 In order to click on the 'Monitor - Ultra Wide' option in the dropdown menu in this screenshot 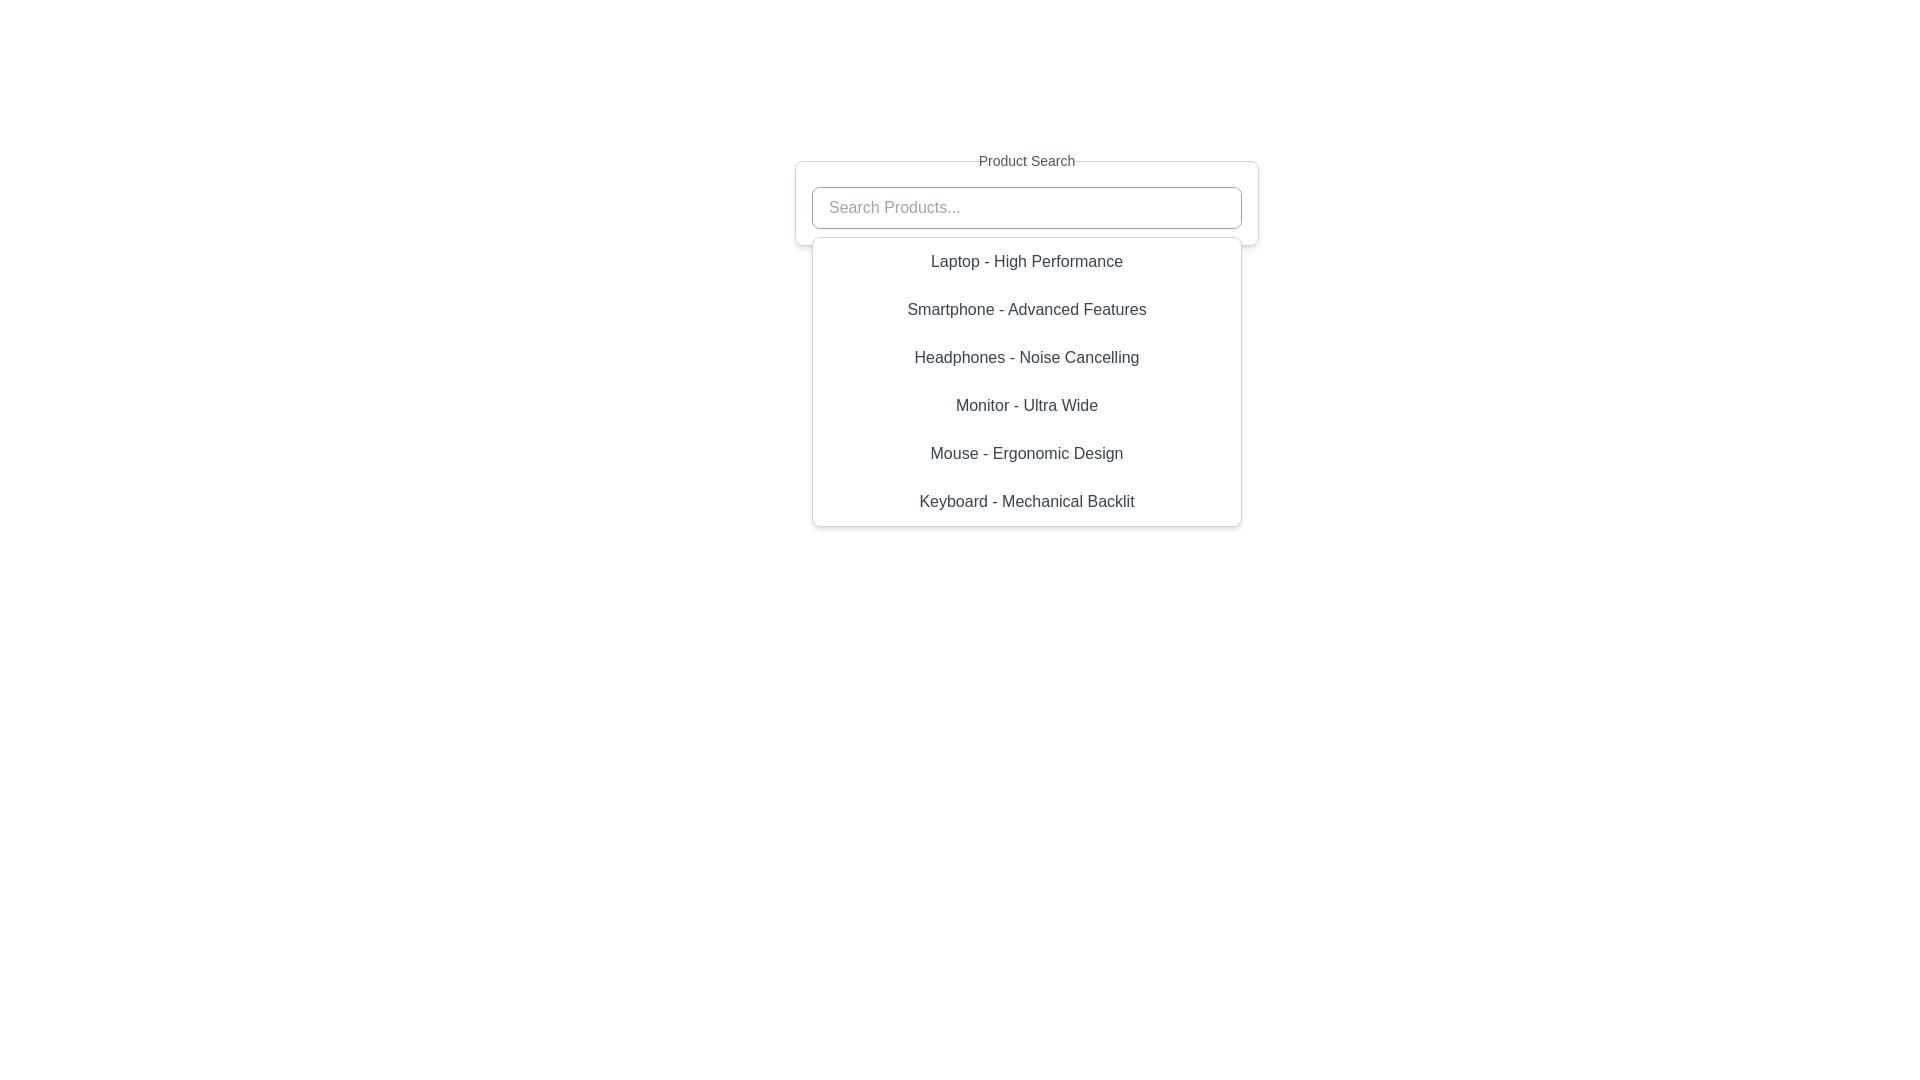, I will do `click(1027, 405)`.